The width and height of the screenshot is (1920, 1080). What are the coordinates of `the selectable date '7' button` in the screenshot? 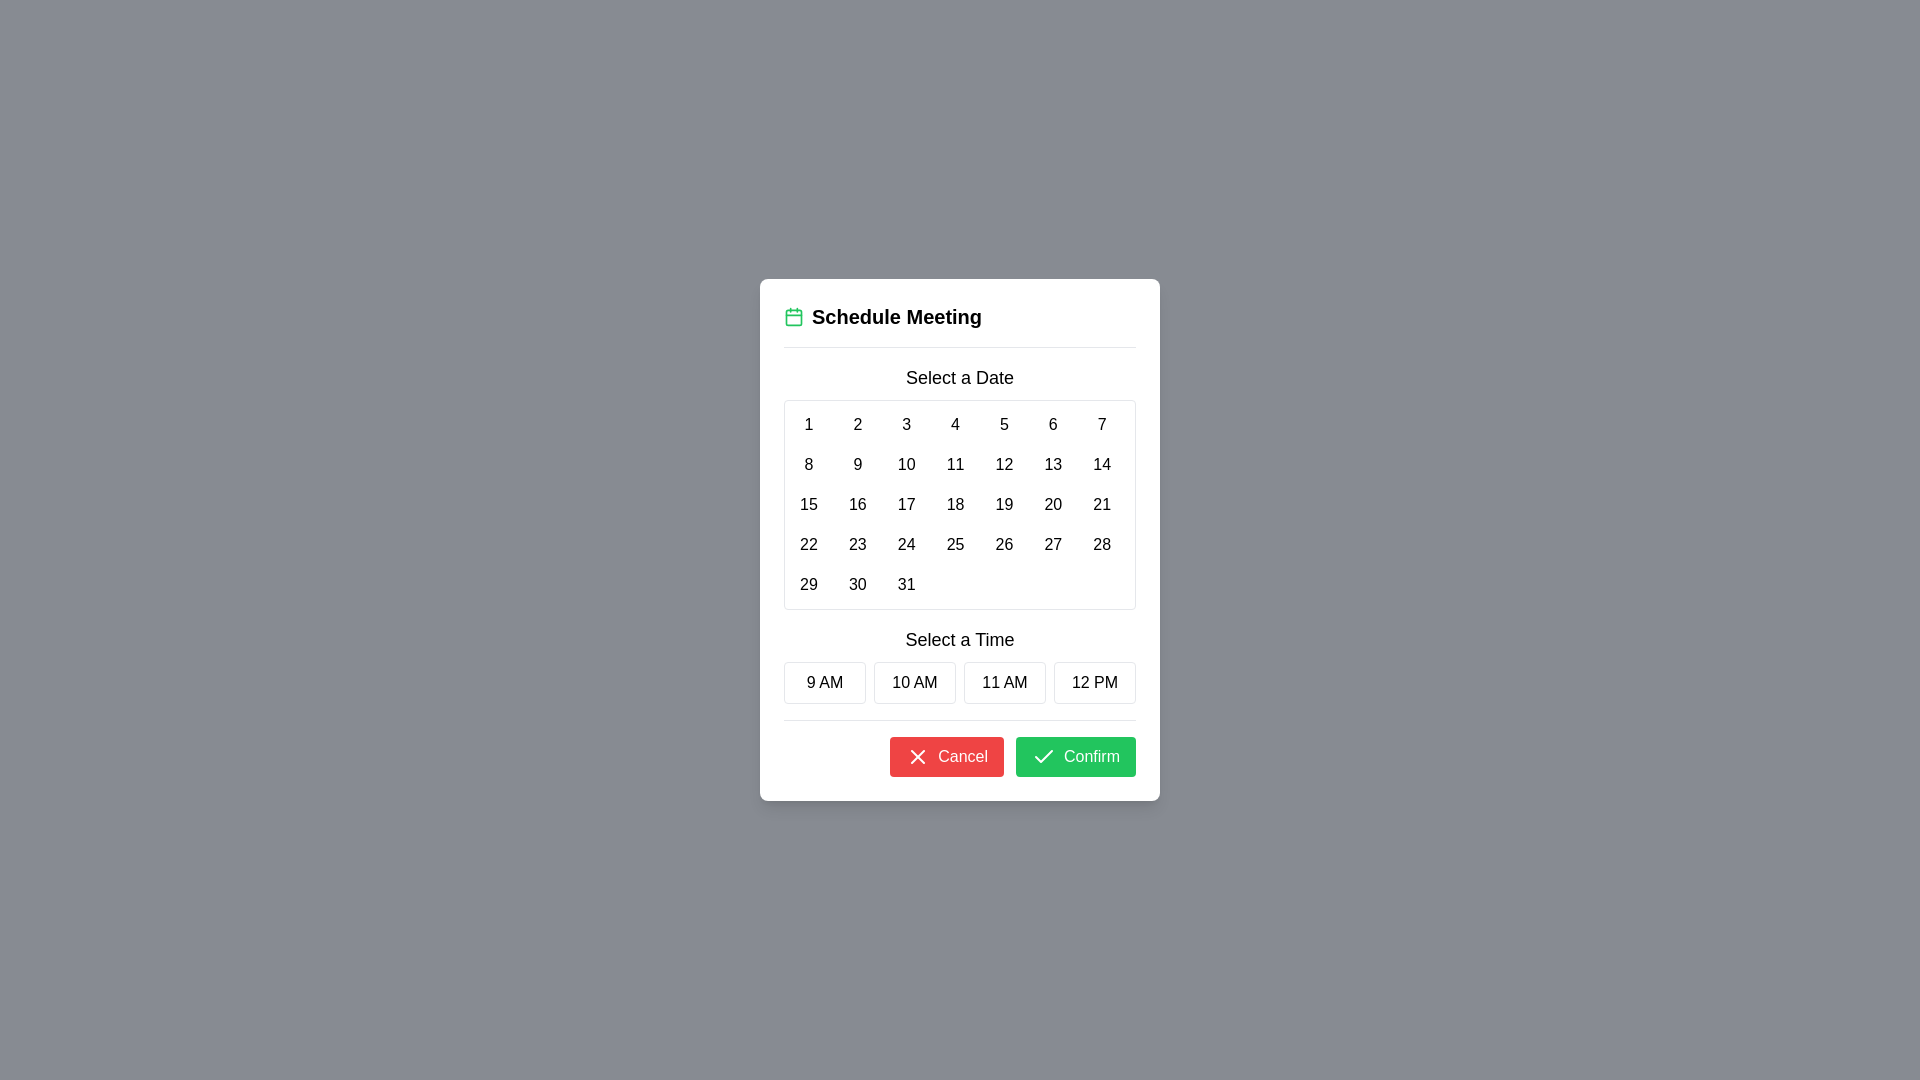 It's located at (1101, 423).